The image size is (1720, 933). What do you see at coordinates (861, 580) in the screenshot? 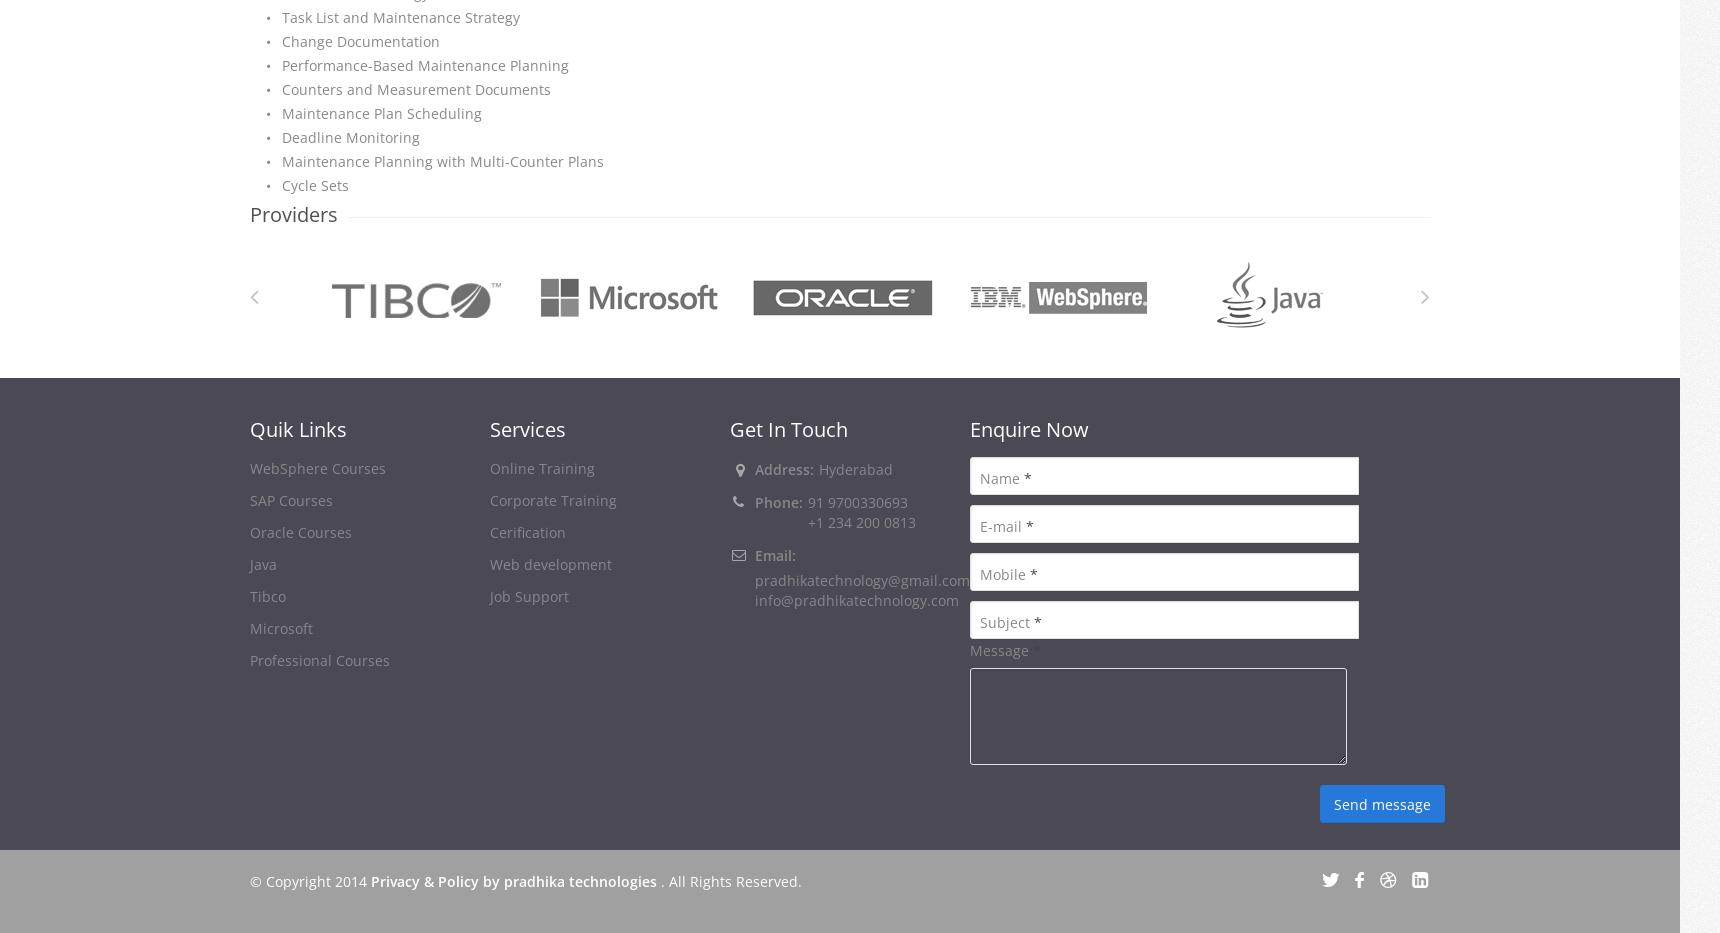
I see `'pradhikatechnology@gmail.com'` at bounding box center [861, 580].